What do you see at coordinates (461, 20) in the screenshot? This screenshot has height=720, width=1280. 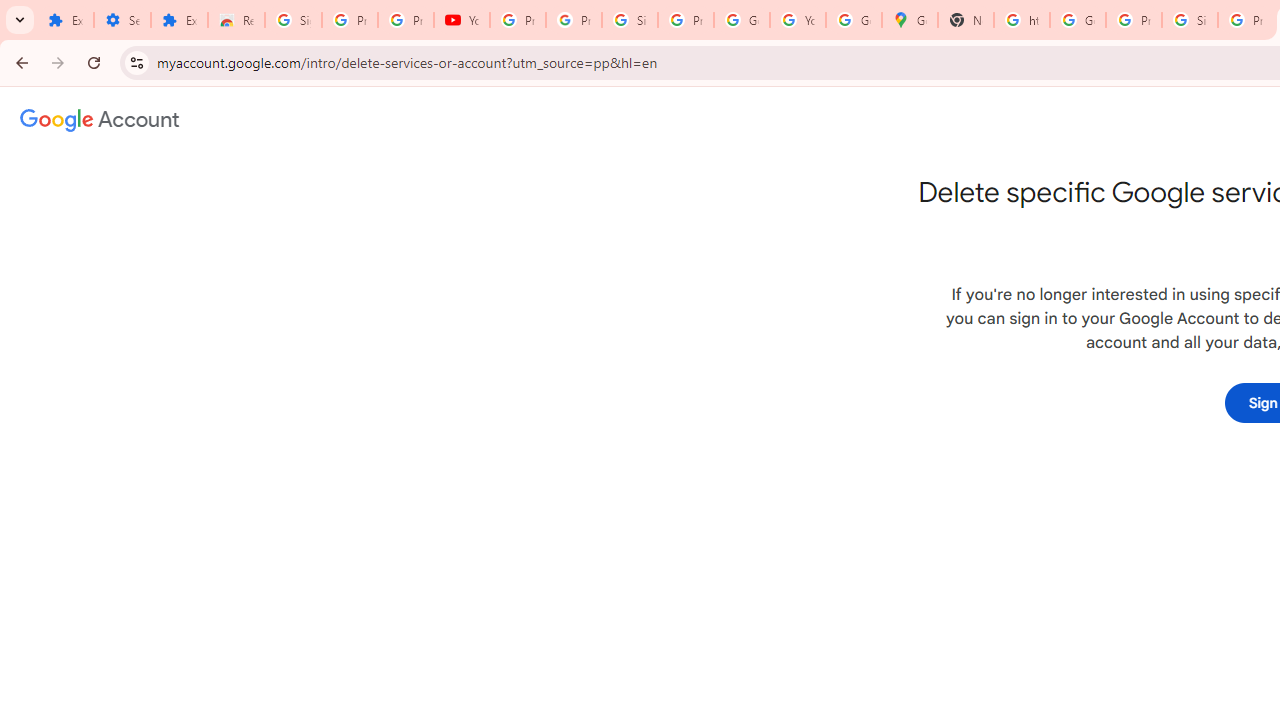 I see `'YouTube'` at bounding box center [461, 20].